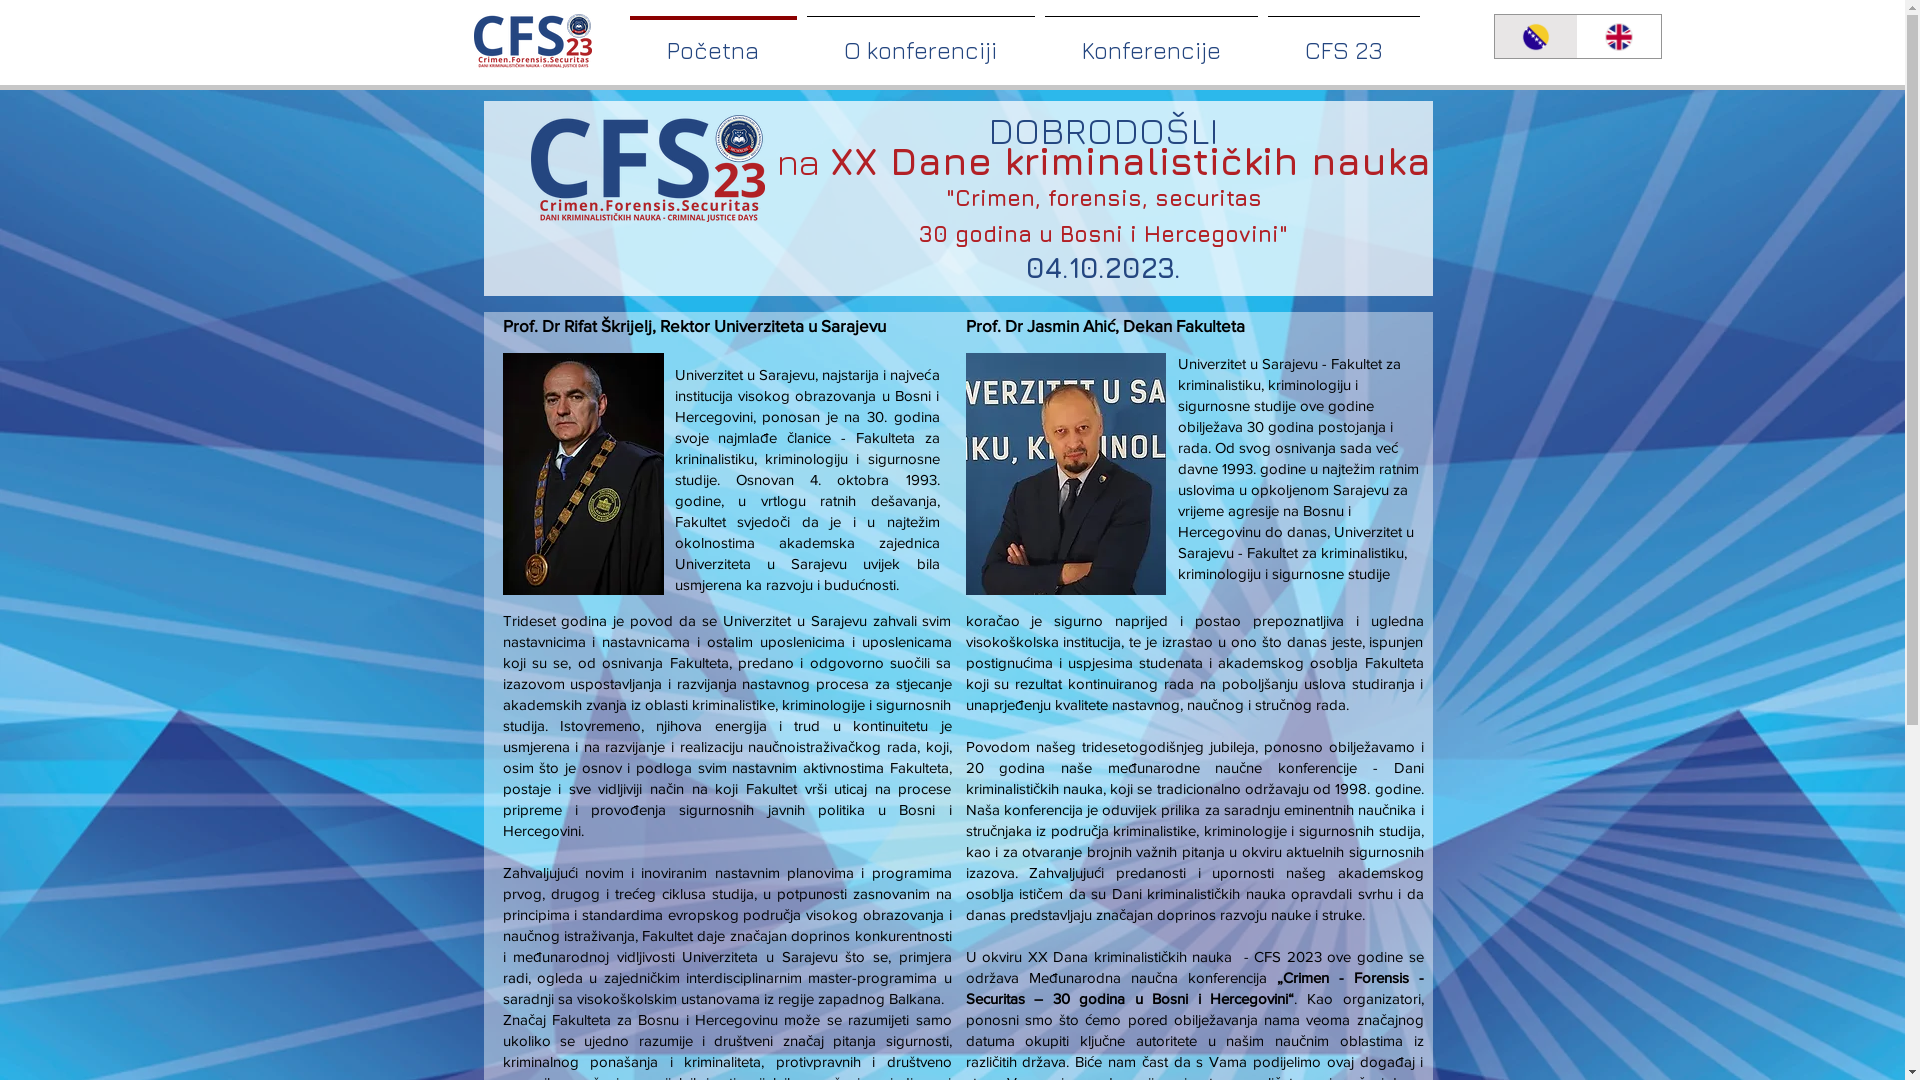 The width and height of the screenshot is (1920, 1080). Describe the element at coordinates (1343, 41) in the screenshot. I see `'CFS 23'` at that location.